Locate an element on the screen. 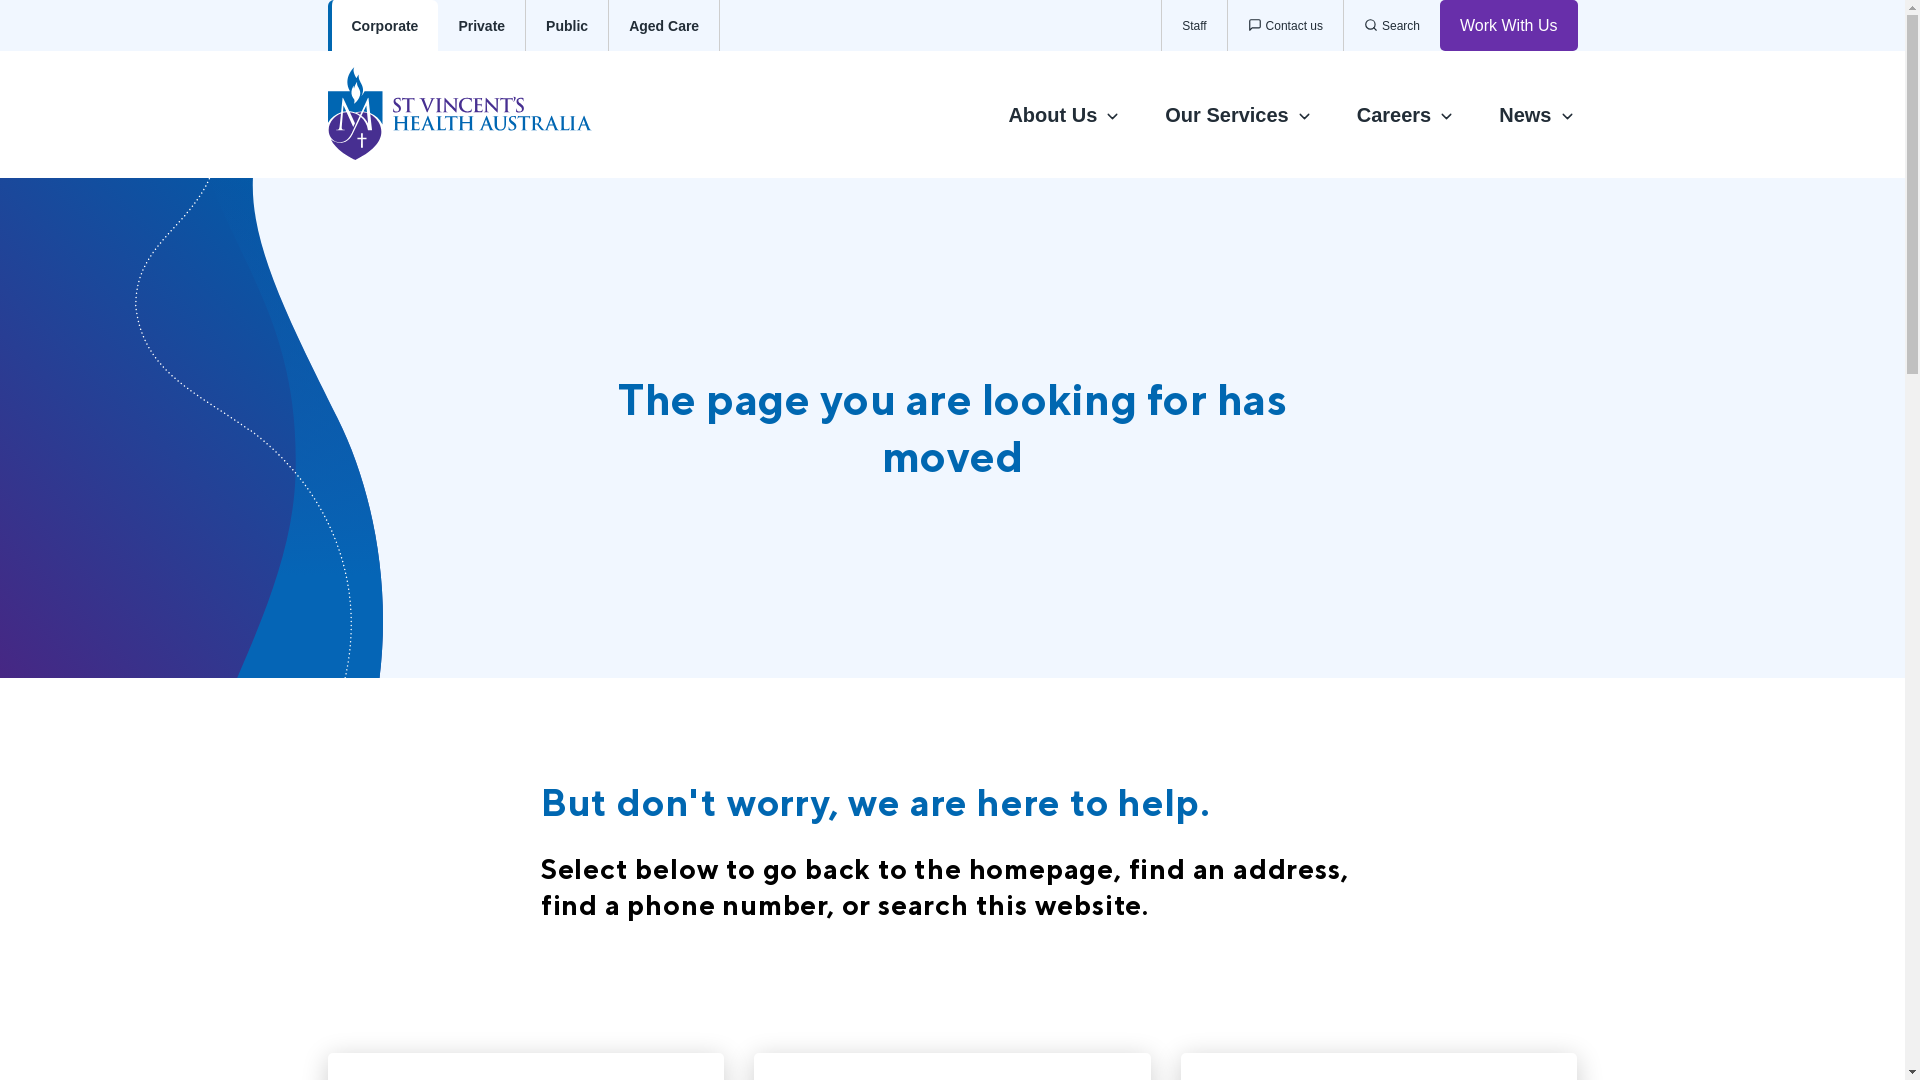 This screenshot has width=1920, height=1080. 'Contact us' is located at coordinates (1285, 25).